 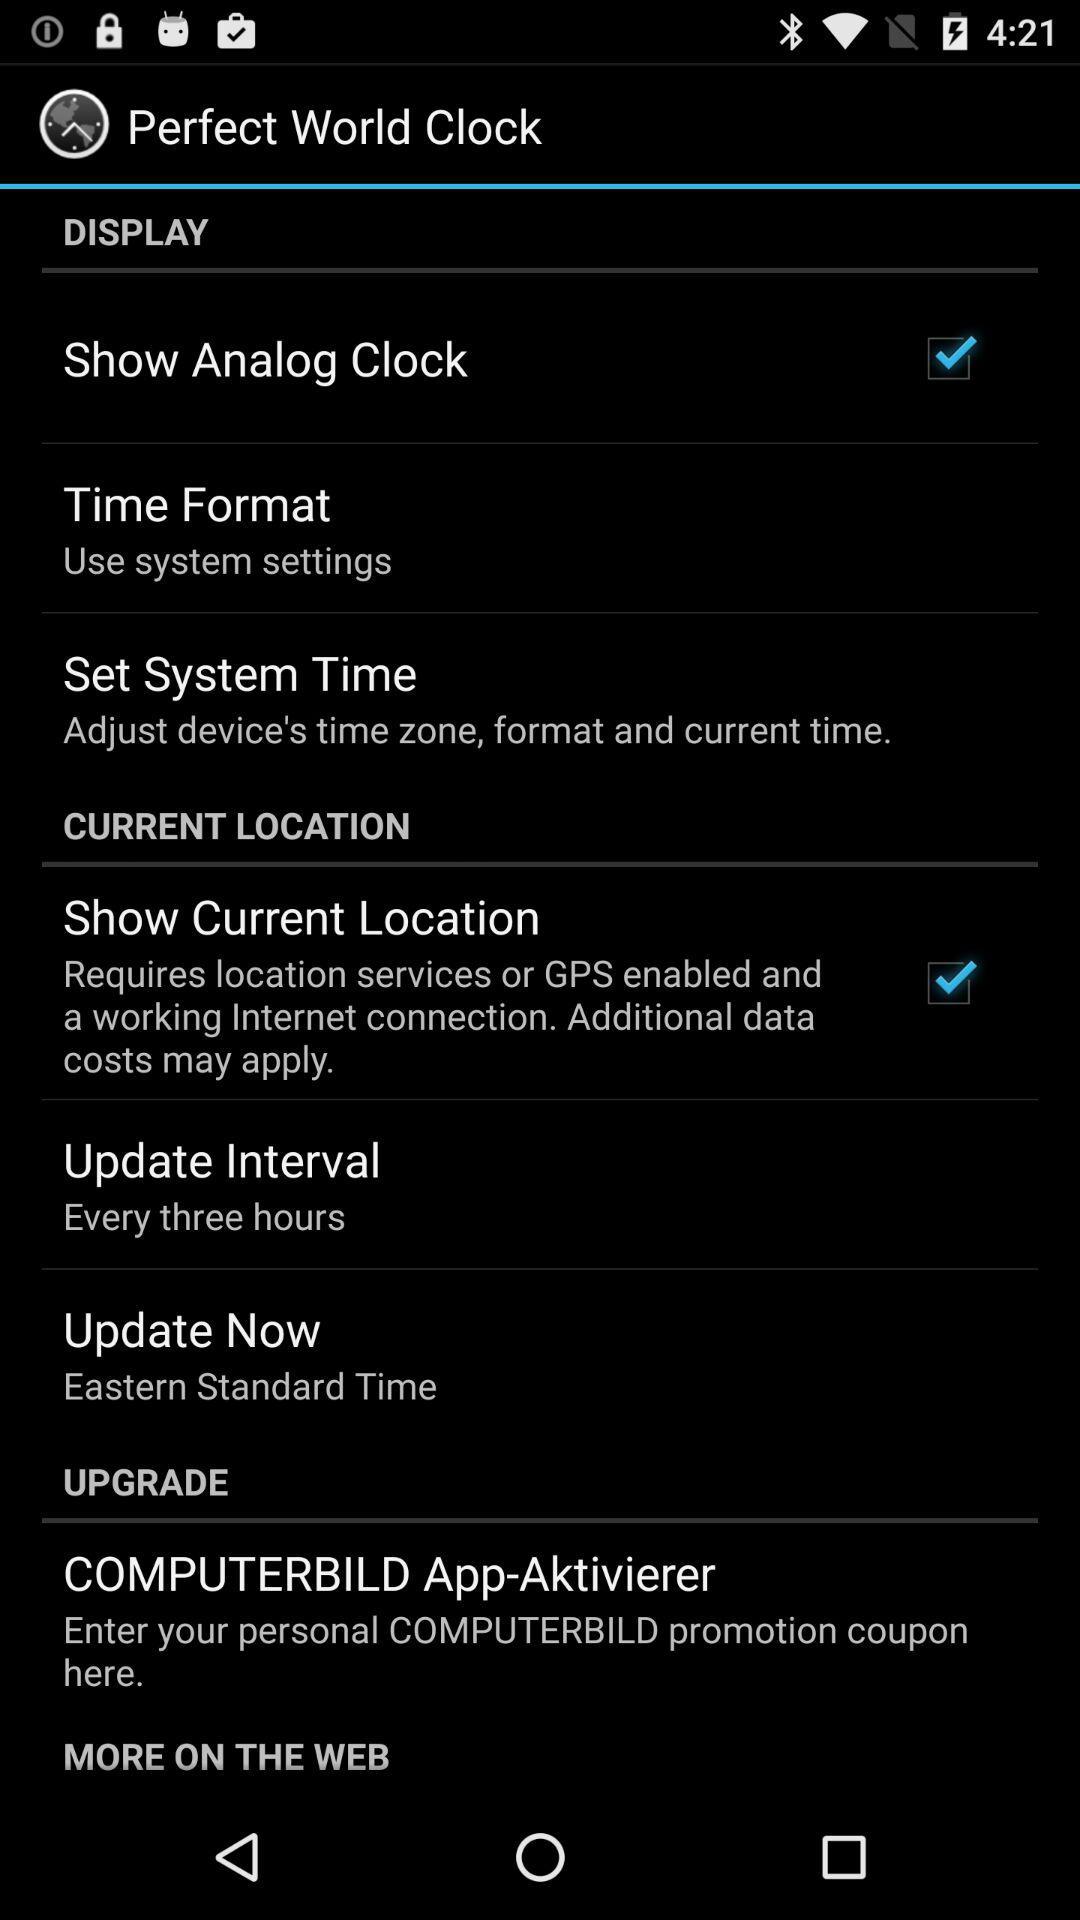 What do you see at coordinates (463, 1015) in the screenshot?
I see `requires location services app` at bounding box center [463, 1015].